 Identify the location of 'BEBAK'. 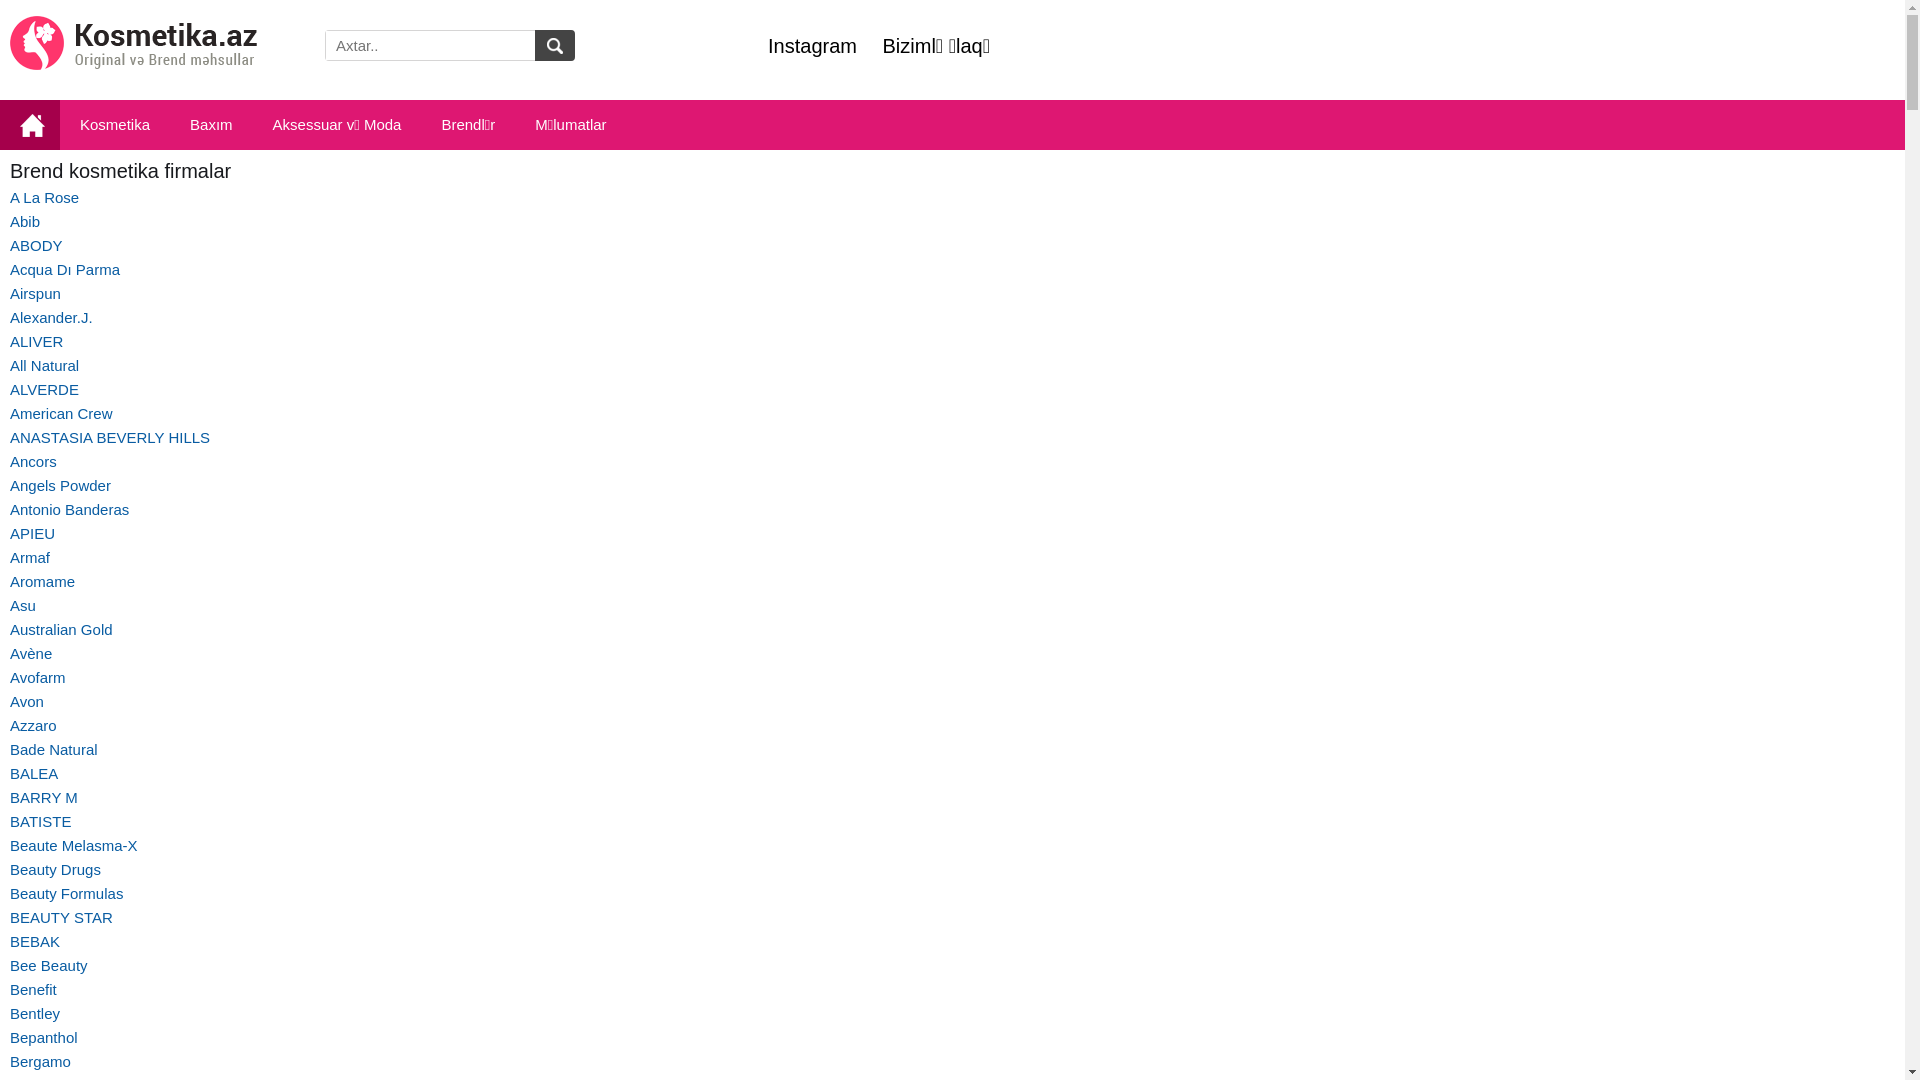
(34, 941).